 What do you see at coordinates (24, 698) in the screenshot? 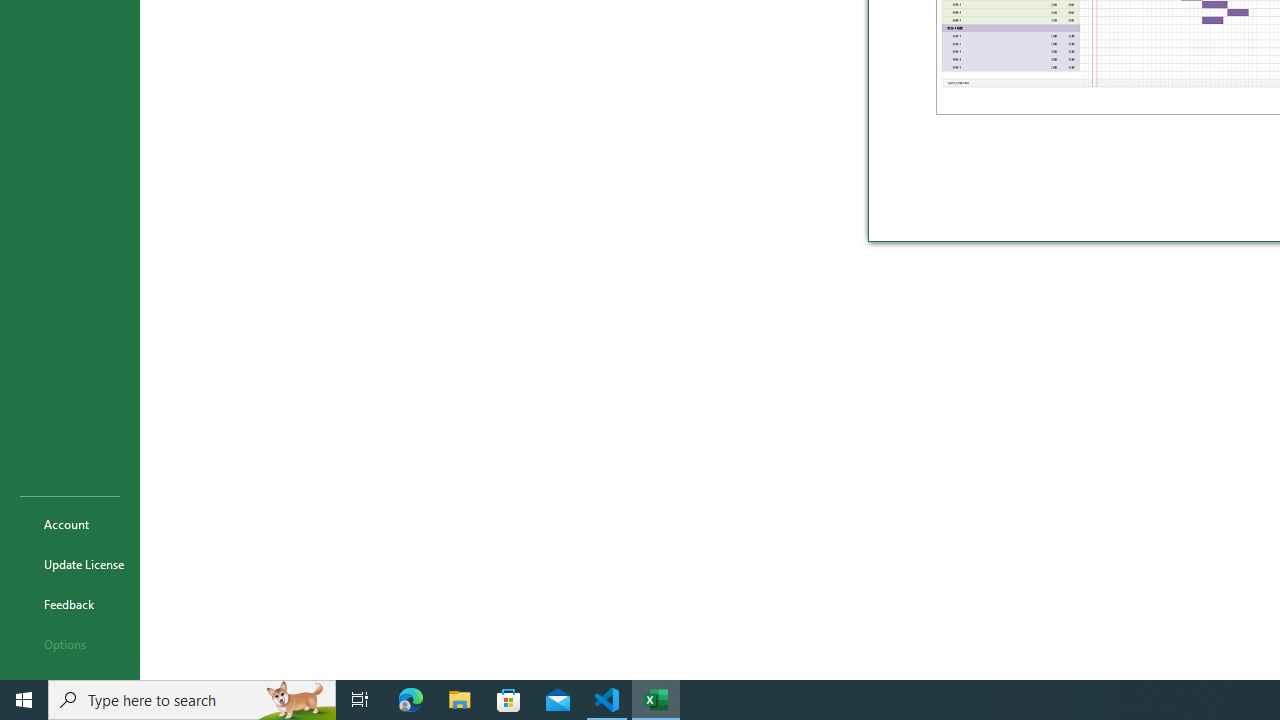
I see `'Start'` at bounding box center [24, 698].